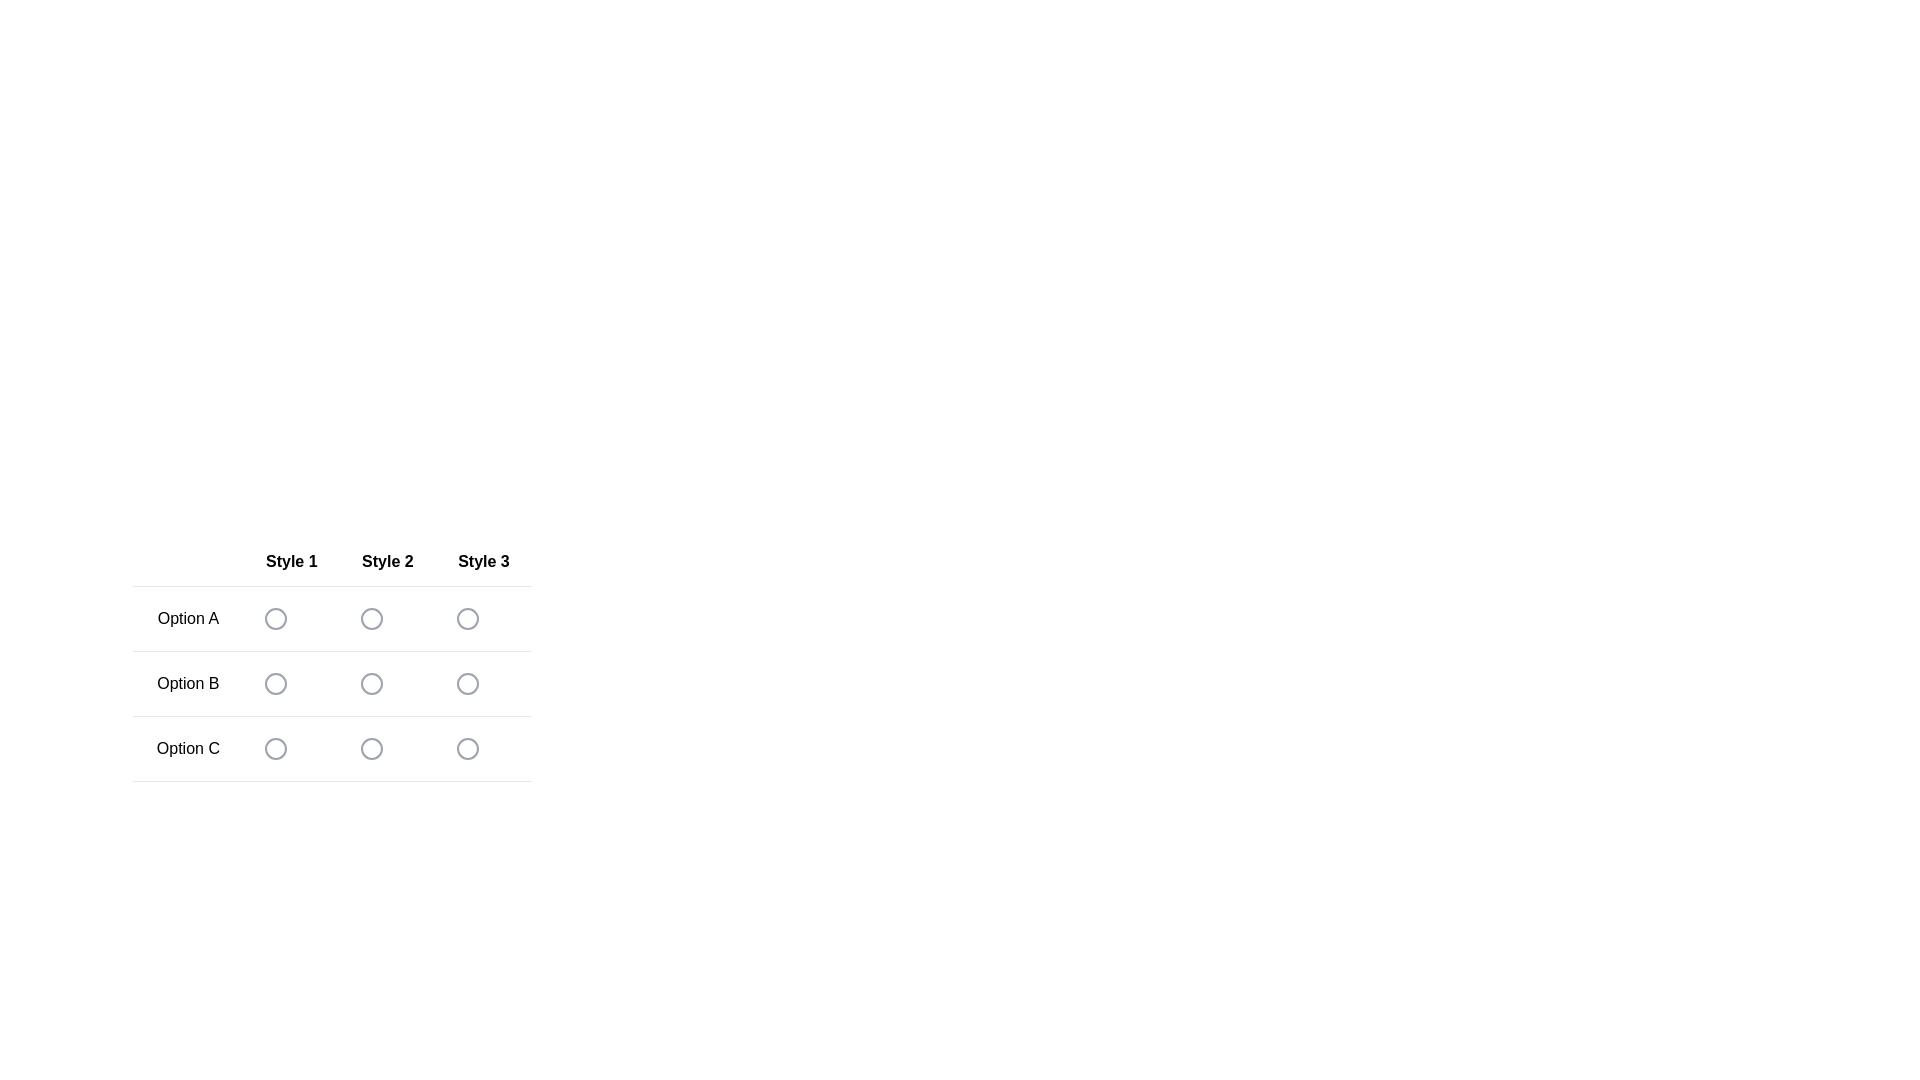 The image size is (1920, 1080). I want to click on the radio button circle located in the 'Style 3' column and 'Option B' row, which is visually styled but not interactive, so click(466, 682).